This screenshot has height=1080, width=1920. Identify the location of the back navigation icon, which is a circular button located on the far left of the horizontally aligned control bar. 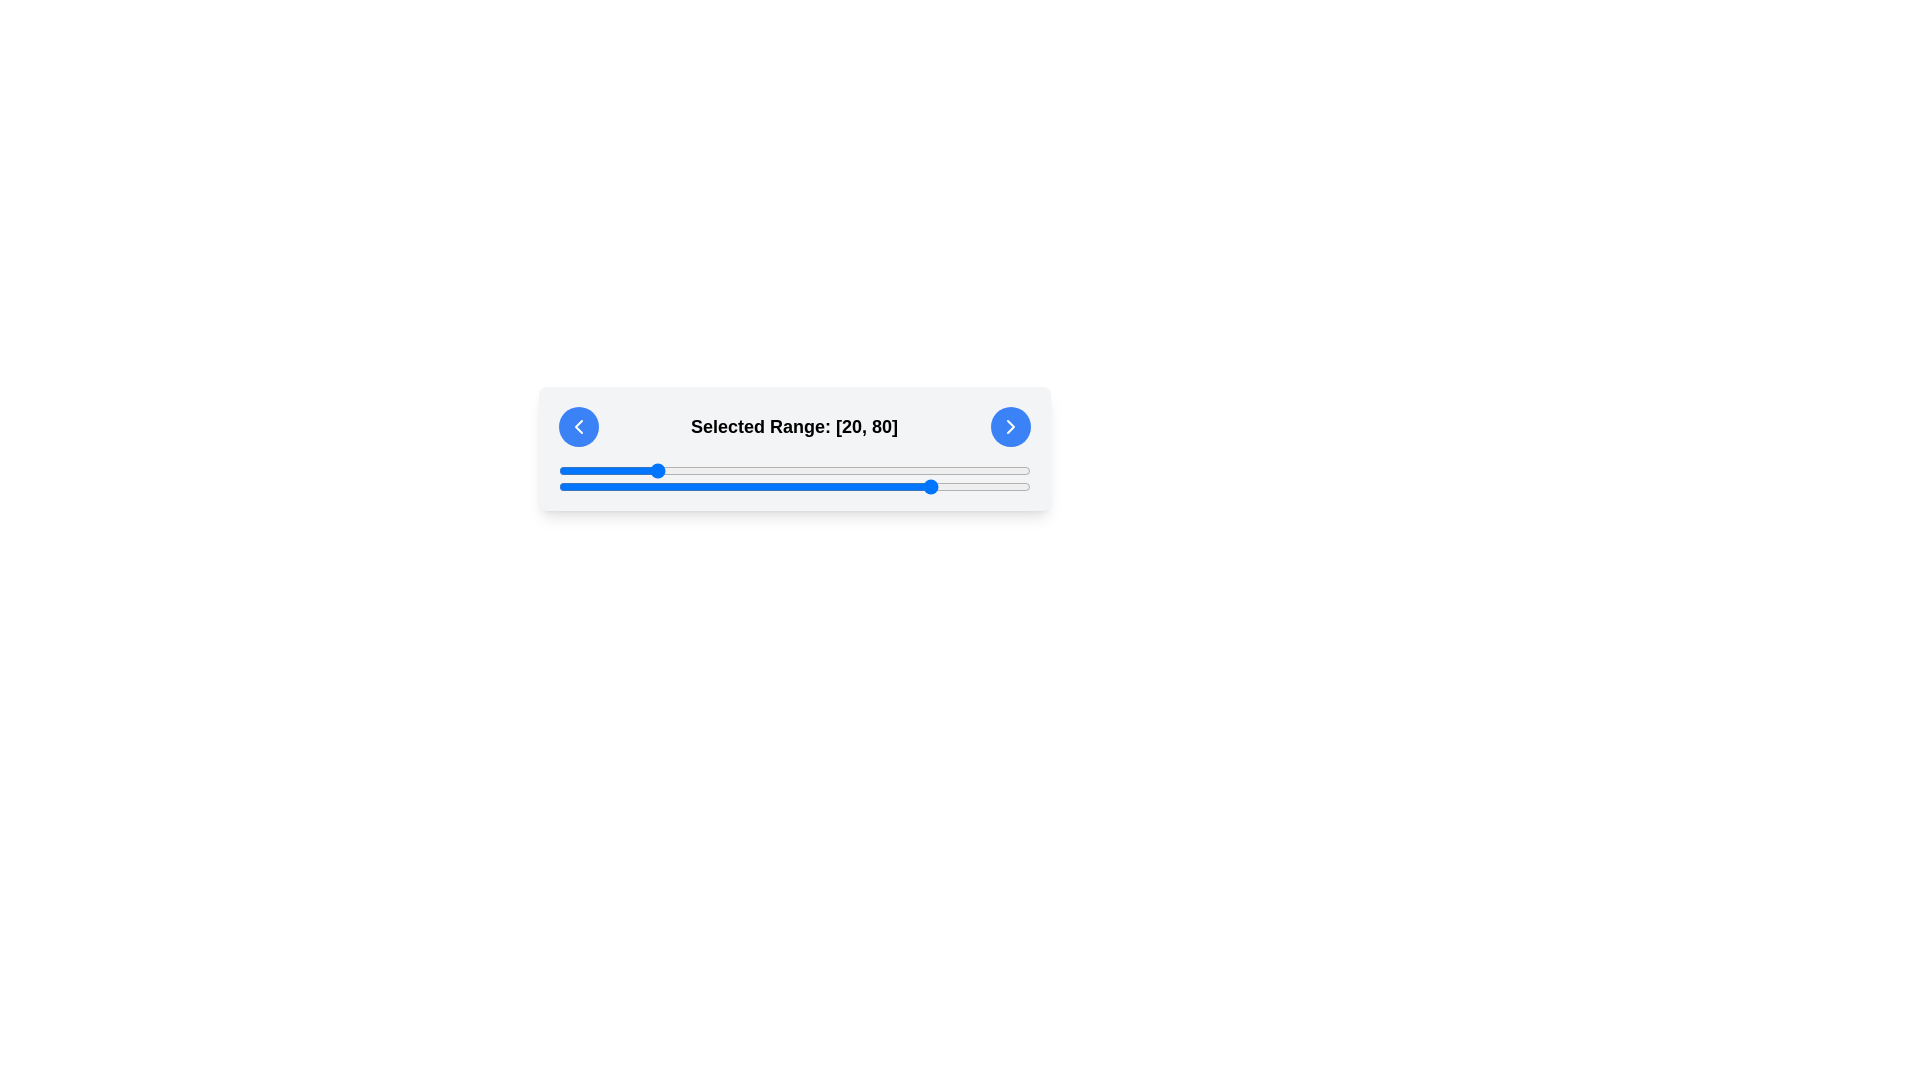
(577, 426).